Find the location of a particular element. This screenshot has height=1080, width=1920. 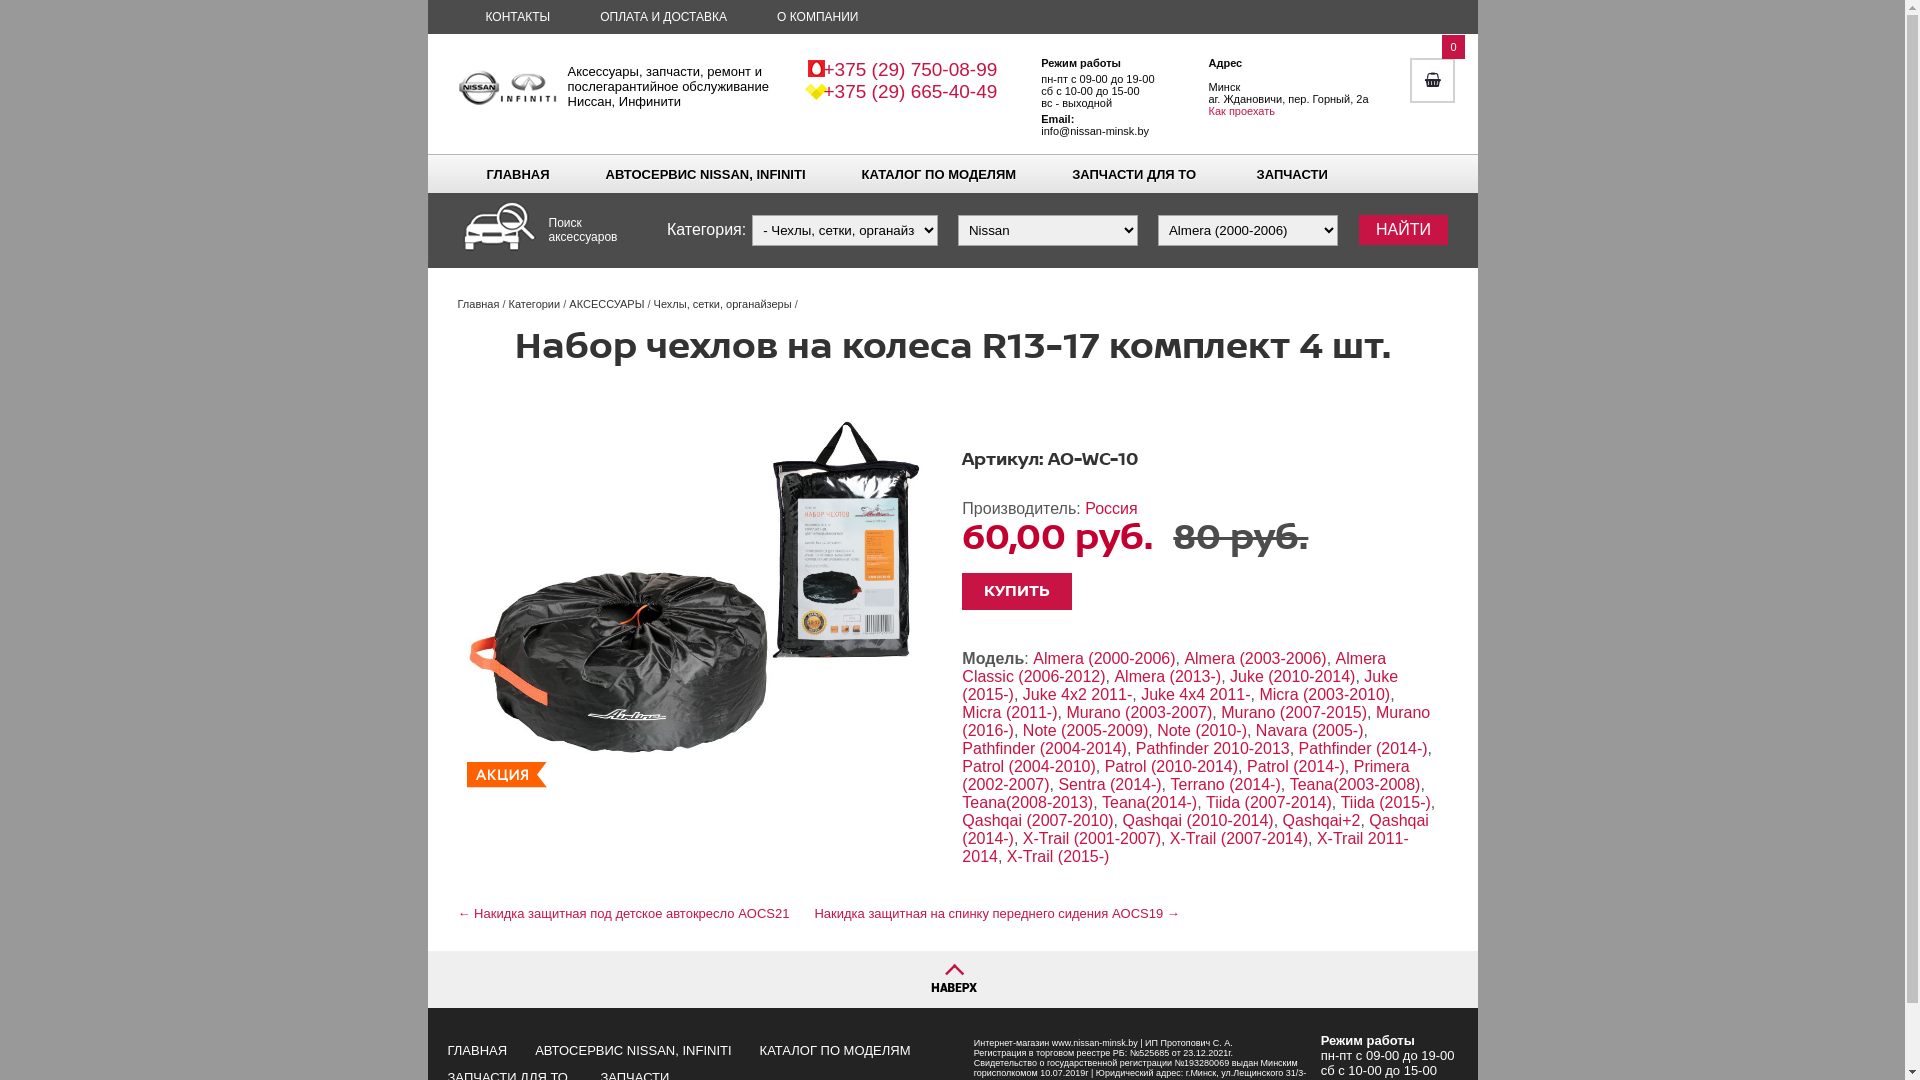

'Almera (2013-)' is located at coordinates (1167, 675).